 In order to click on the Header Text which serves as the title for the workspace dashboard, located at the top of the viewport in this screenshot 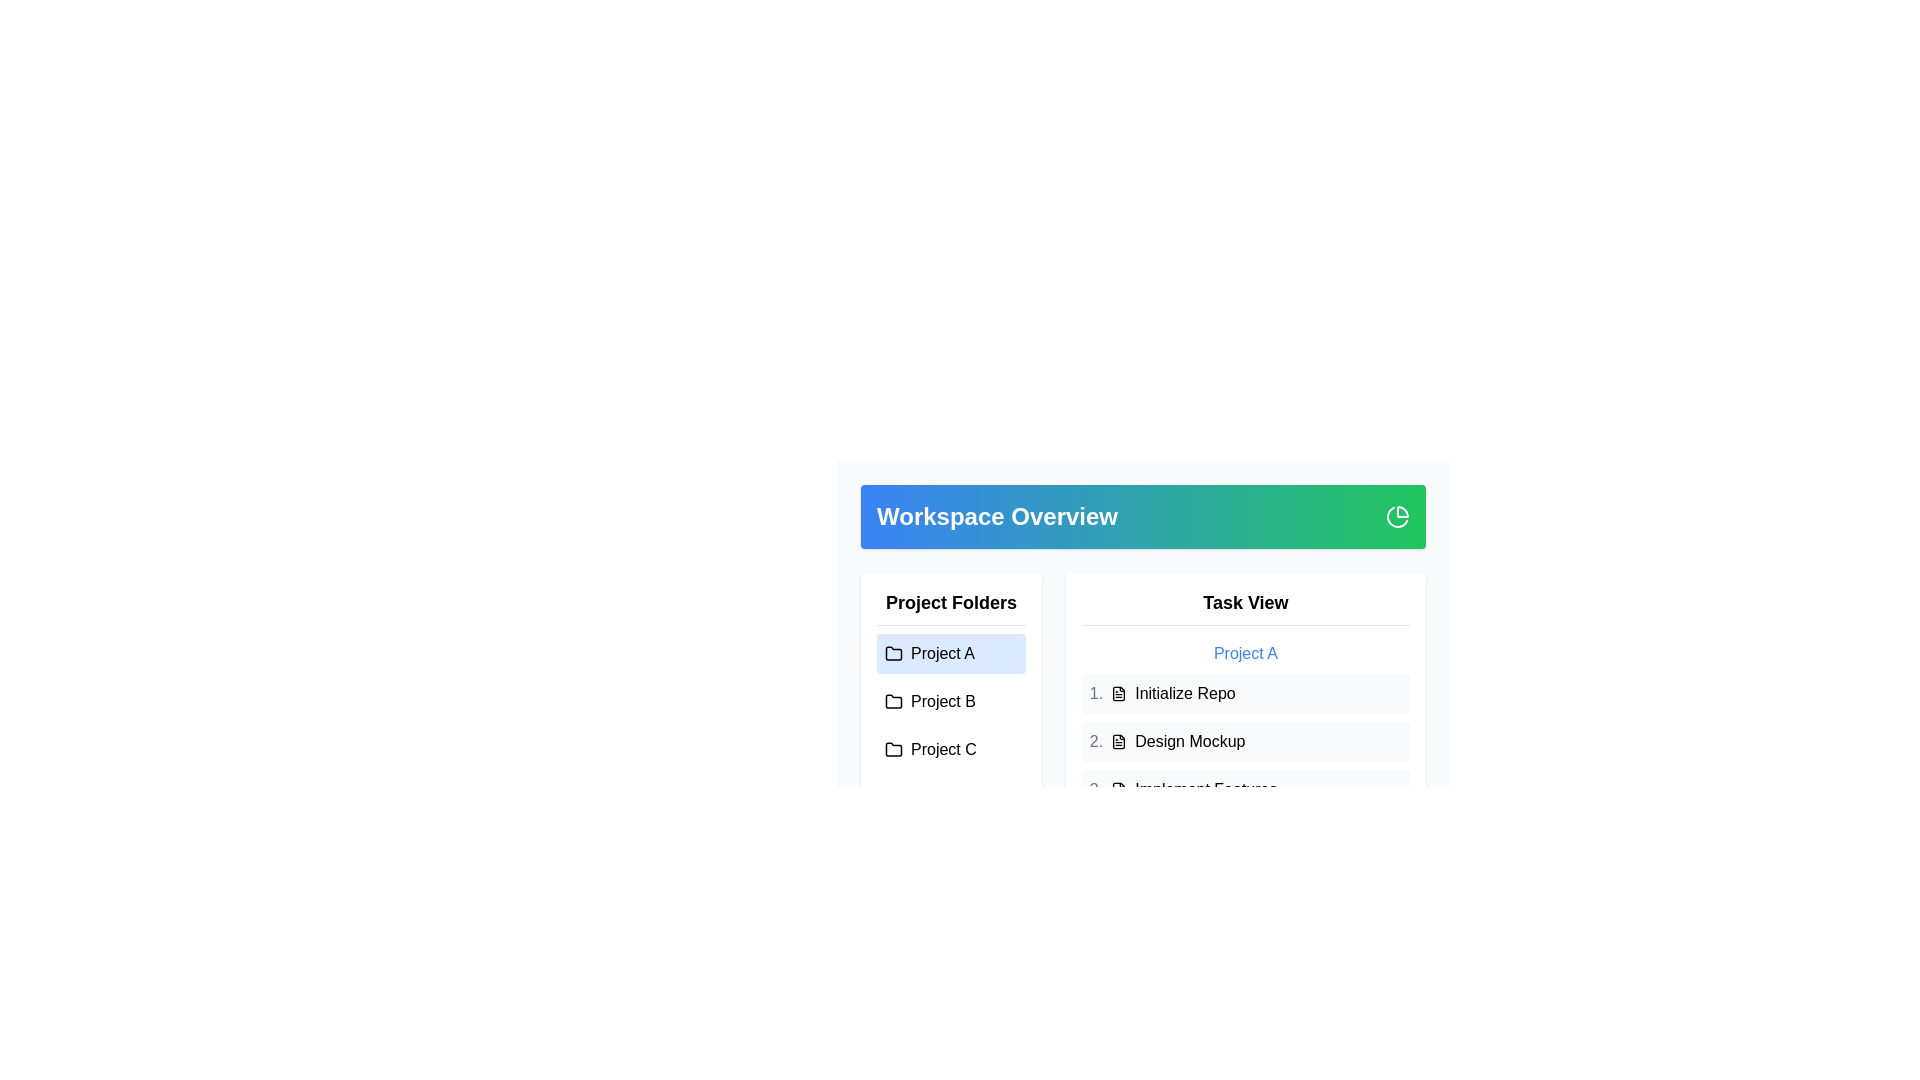, I will do `click(997, 515)`.